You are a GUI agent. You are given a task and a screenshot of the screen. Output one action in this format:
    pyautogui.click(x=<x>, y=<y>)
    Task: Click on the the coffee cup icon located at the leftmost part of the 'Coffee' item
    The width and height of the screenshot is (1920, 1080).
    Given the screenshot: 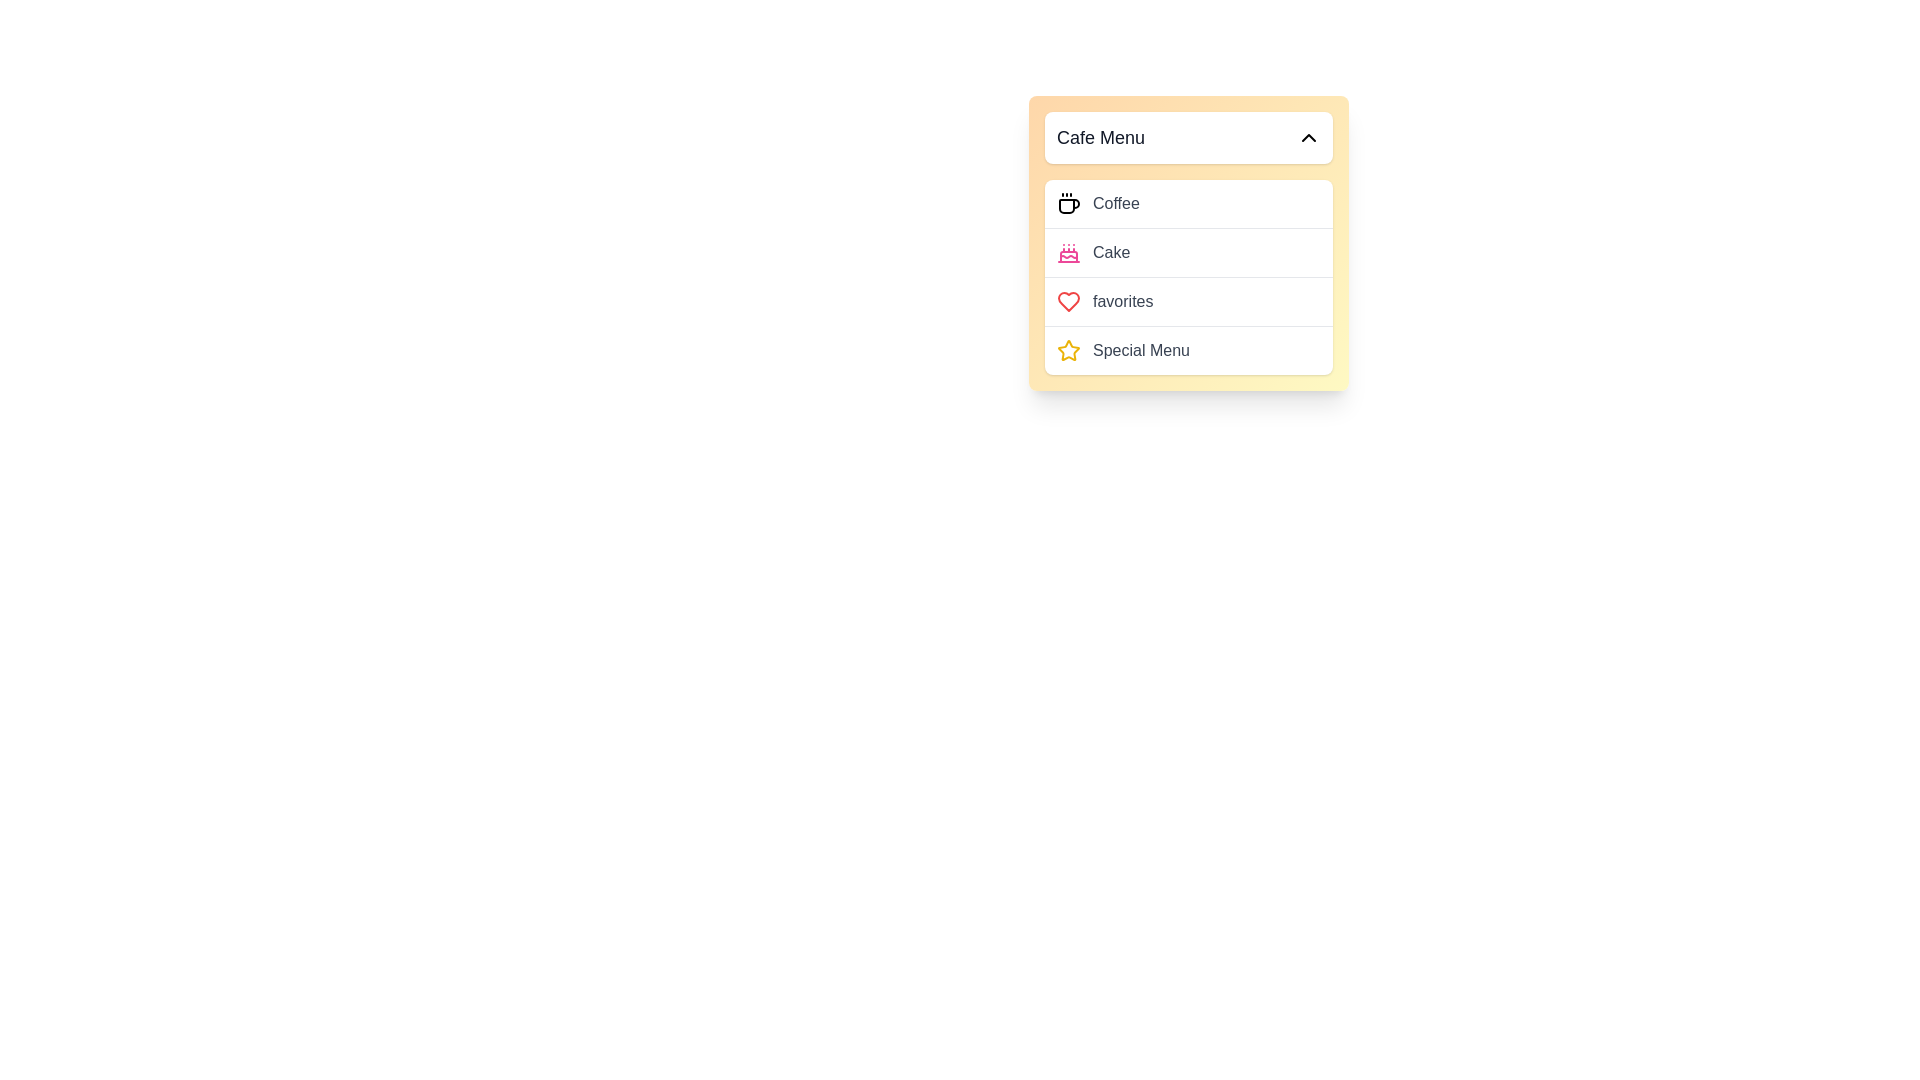 What is the action you would take?
    pyautogui.click(x=1068, y=204)
    